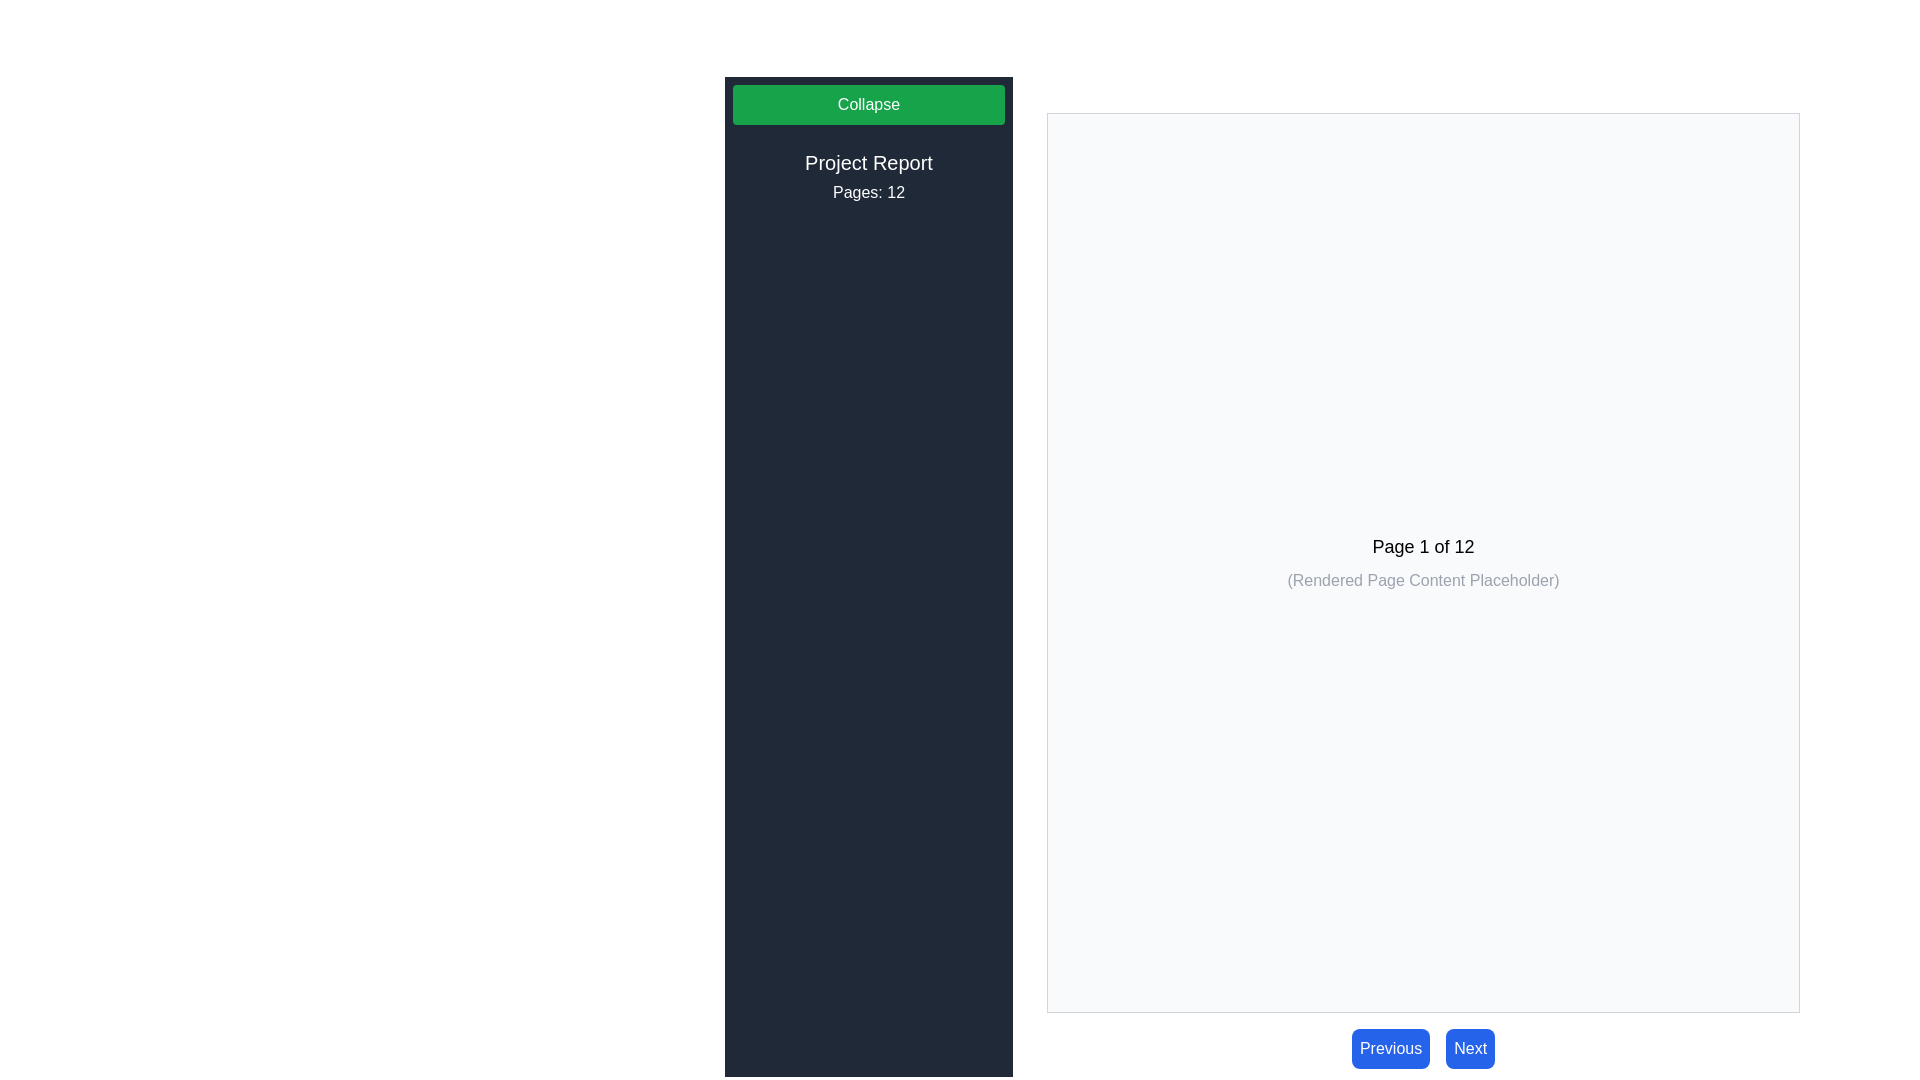 This screenshot has width=1920, height=1080. What do you see at coordinates (1422, 1048) in the screenshot?
I see `the 'Previous' button on the grouped button navigation control` at bounding box center [1422, 1048].